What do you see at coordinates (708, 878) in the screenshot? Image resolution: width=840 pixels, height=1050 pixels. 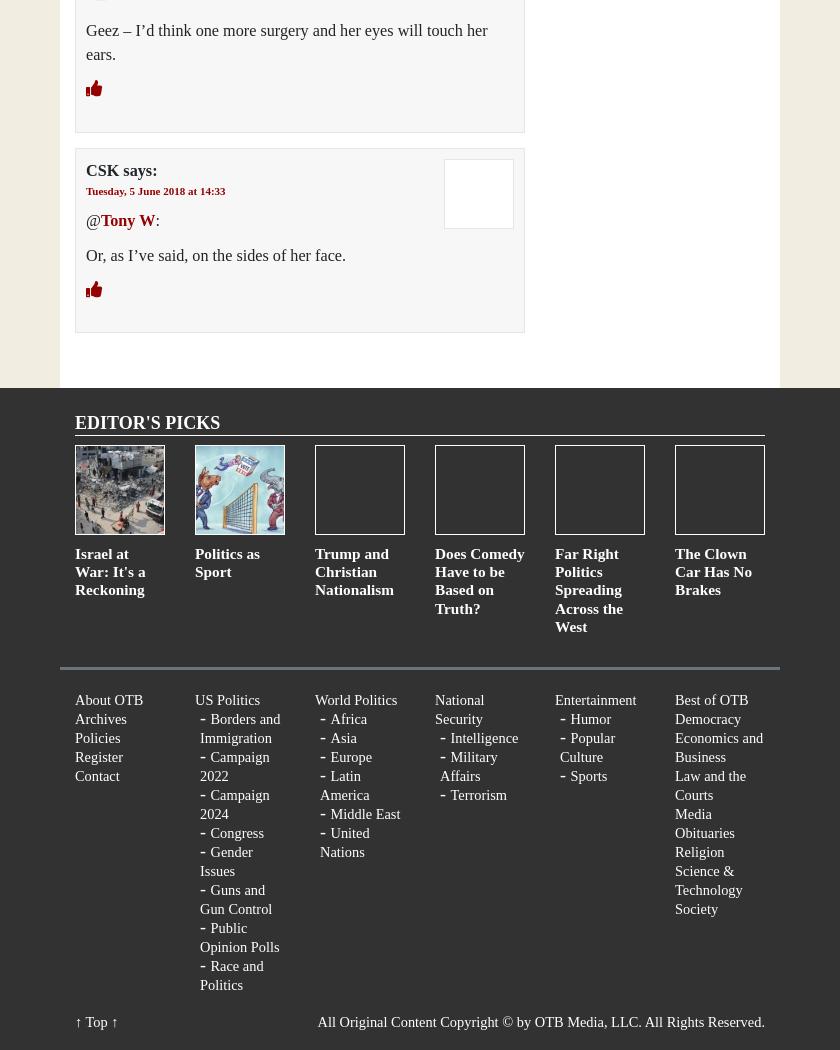 I see `'Science & Technology'` at bounding box center [708, 878].